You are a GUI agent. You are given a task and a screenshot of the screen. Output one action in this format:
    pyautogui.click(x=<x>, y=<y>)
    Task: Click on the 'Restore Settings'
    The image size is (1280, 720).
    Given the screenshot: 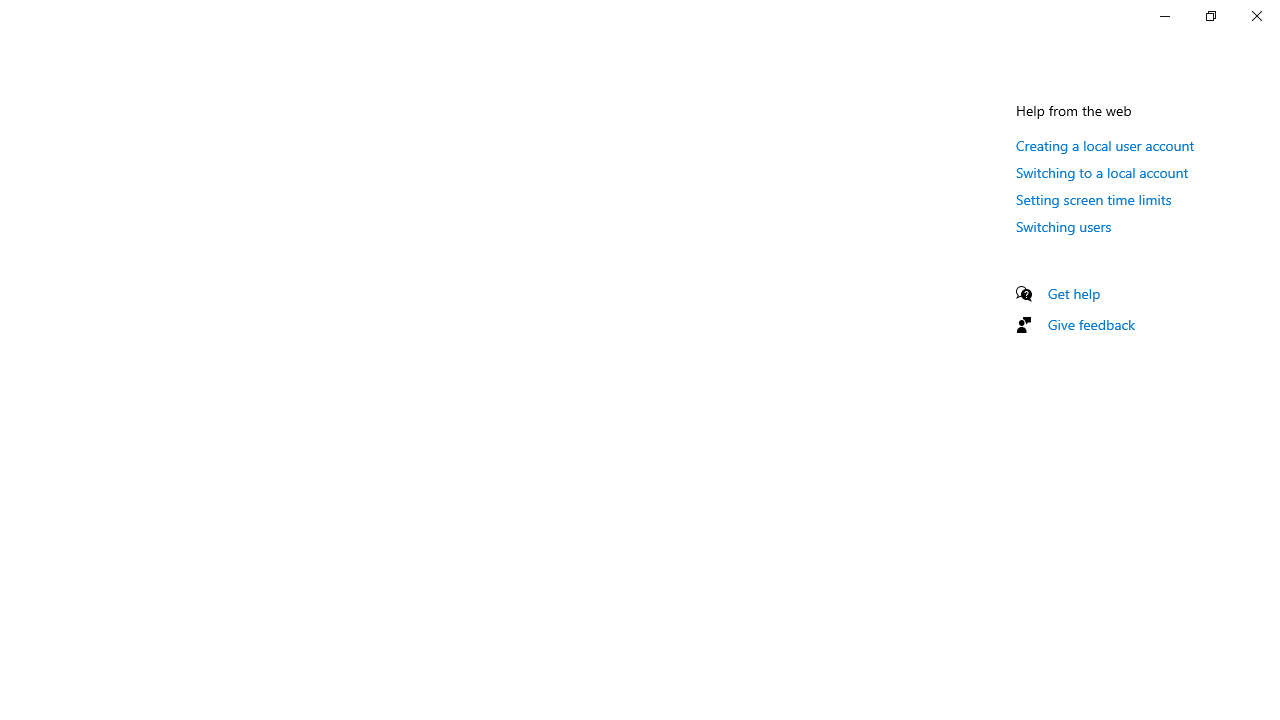 What is the action you would take?
    pyautogui.click(x=1209, y=15)
    